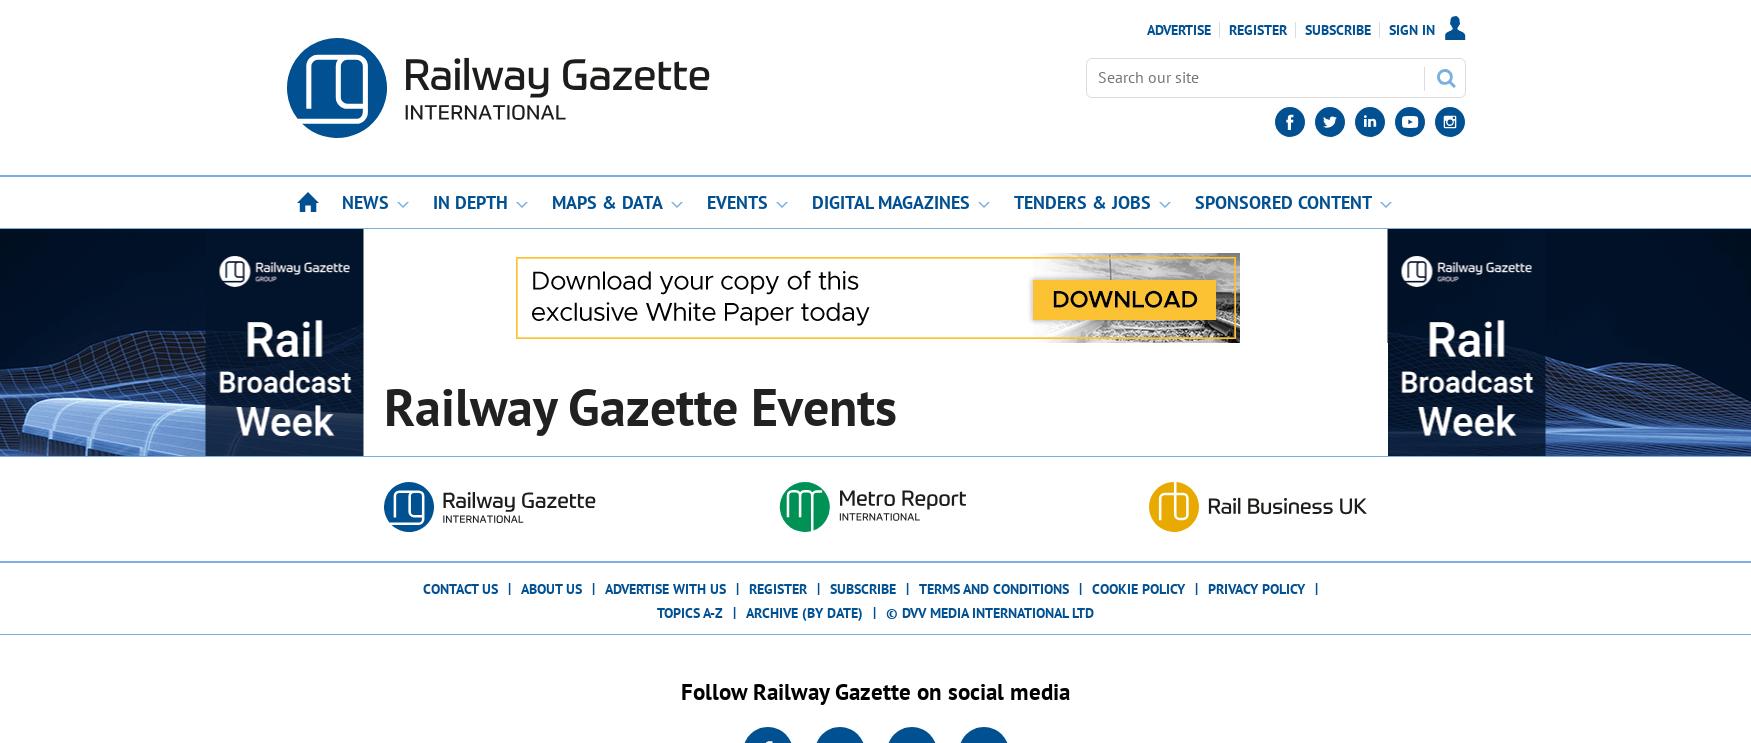 The height and width of the screenshot is (743, 1751). What do you see at coordinates (363, 201) in the screenshot?
I see `'News'` at bounding box center [363, 201].